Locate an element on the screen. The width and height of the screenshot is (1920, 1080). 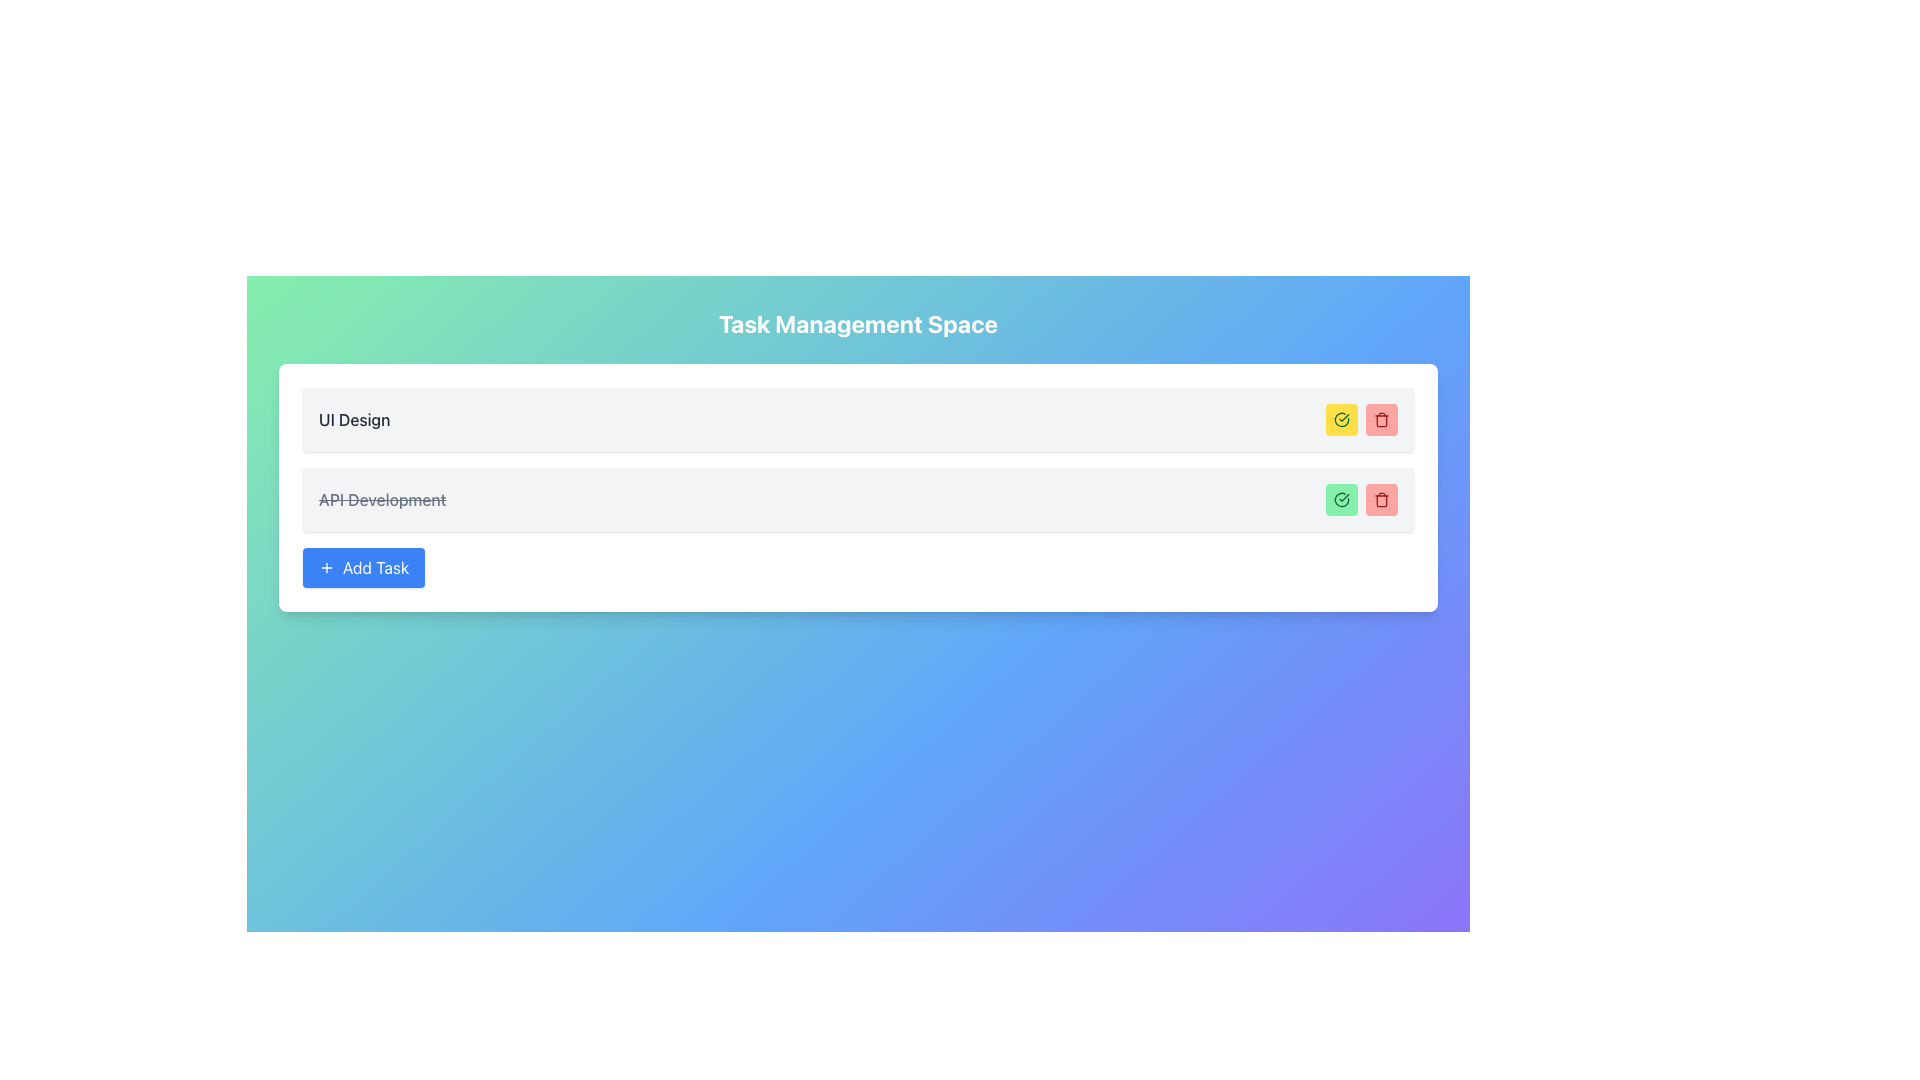
the red trash icon button with rounded corners is located at coordinates (1381, 499).